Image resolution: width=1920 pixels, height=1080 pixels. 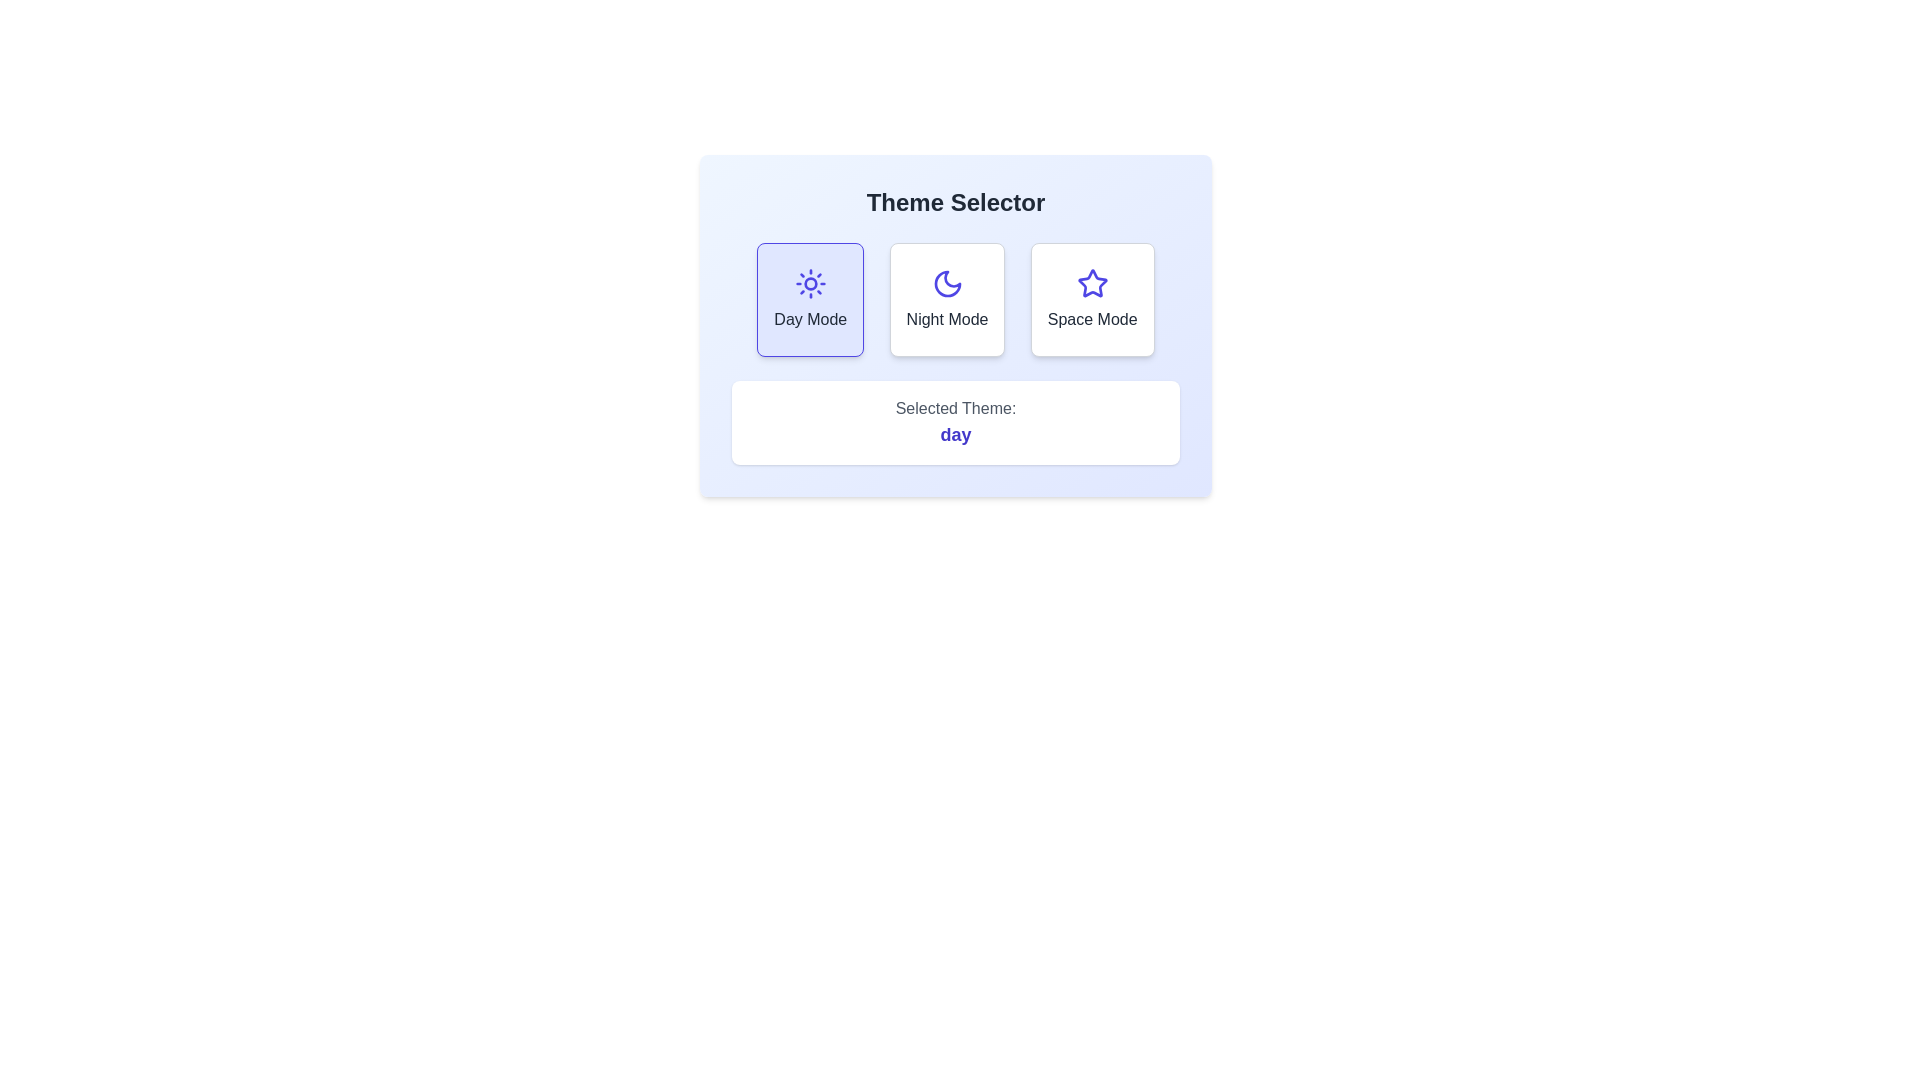 What do you see at coordinates (1091, 300) in the screenshot?
I see `the rectangular button labeled 'Space Mode', which features an indigo star icon above the text and is the rightmost button in a group of three` at bounding box center [1091, 300].